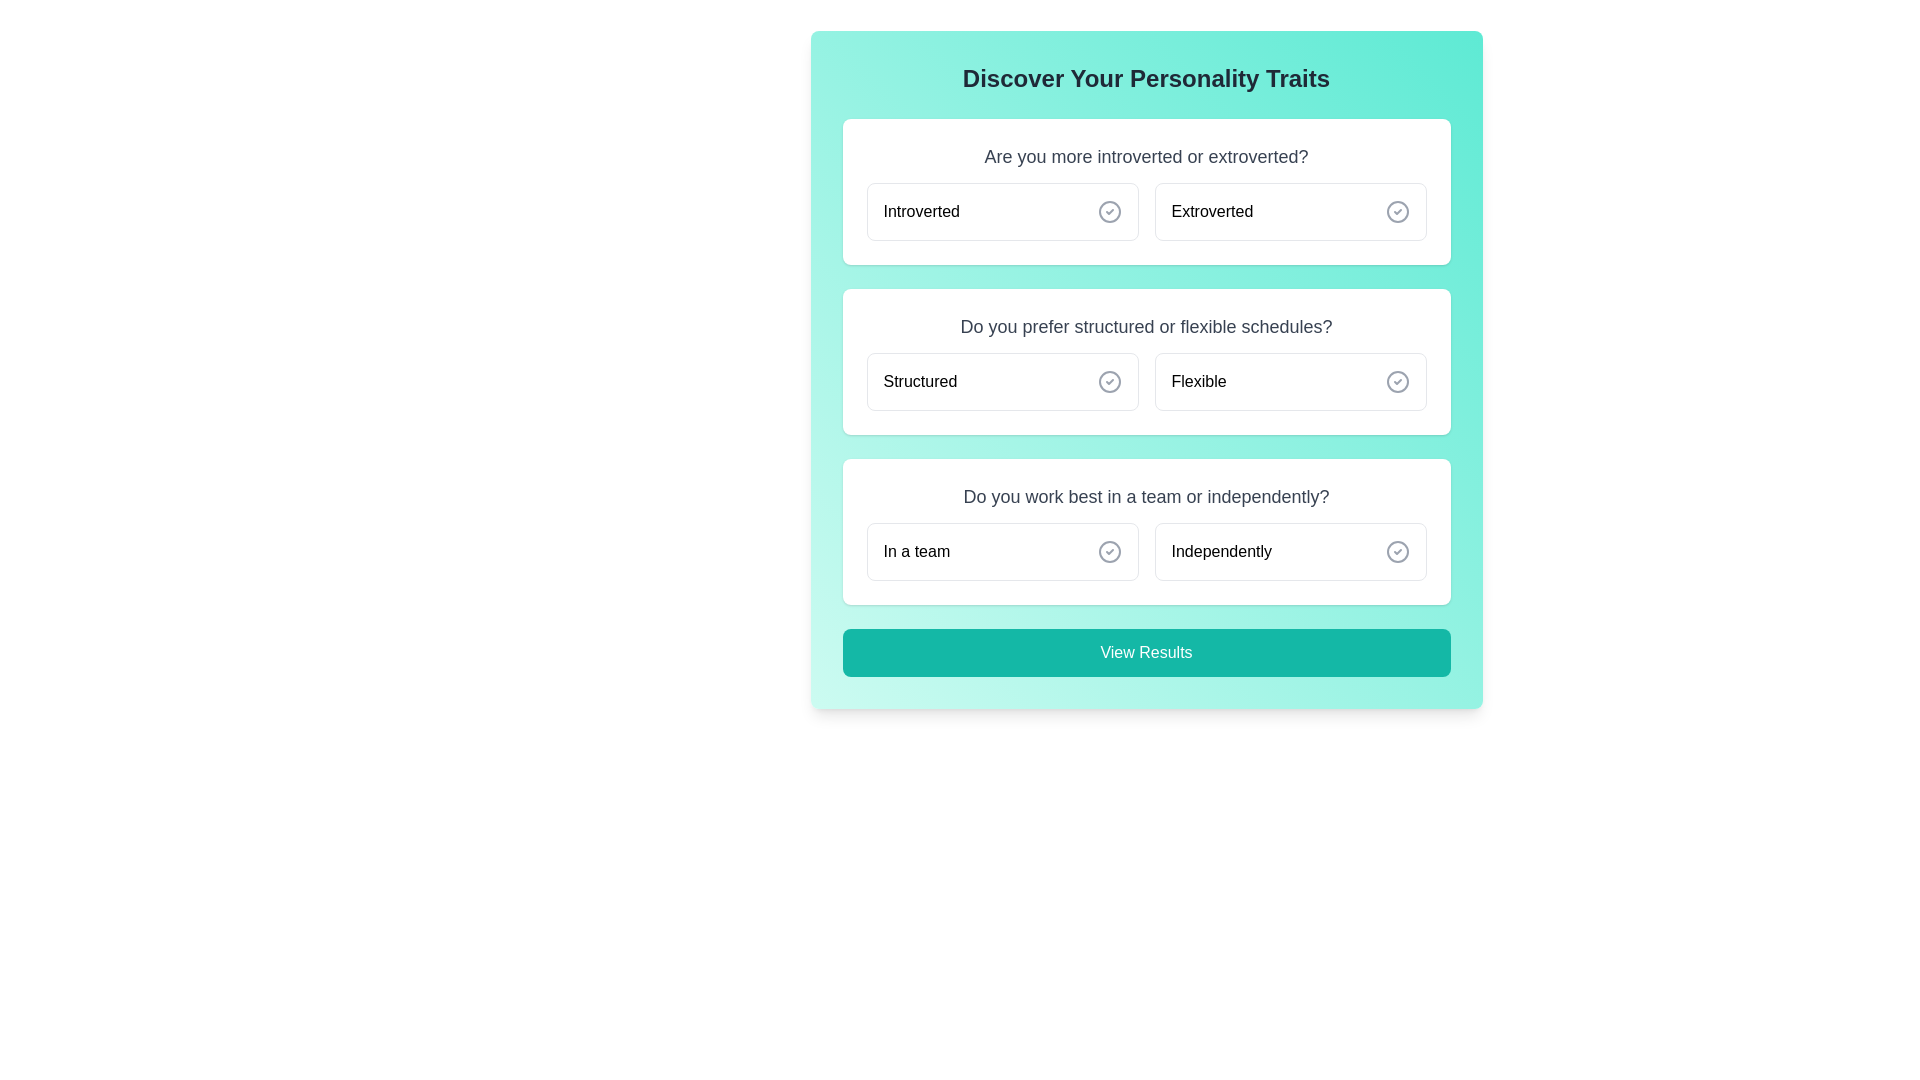  Describe the element at coordinates (1290, 381) in the screenshot. I see `the selectable option button for indicating a preference for flexible scheduling, which is located to the right of the 'Structured' block` at that location.